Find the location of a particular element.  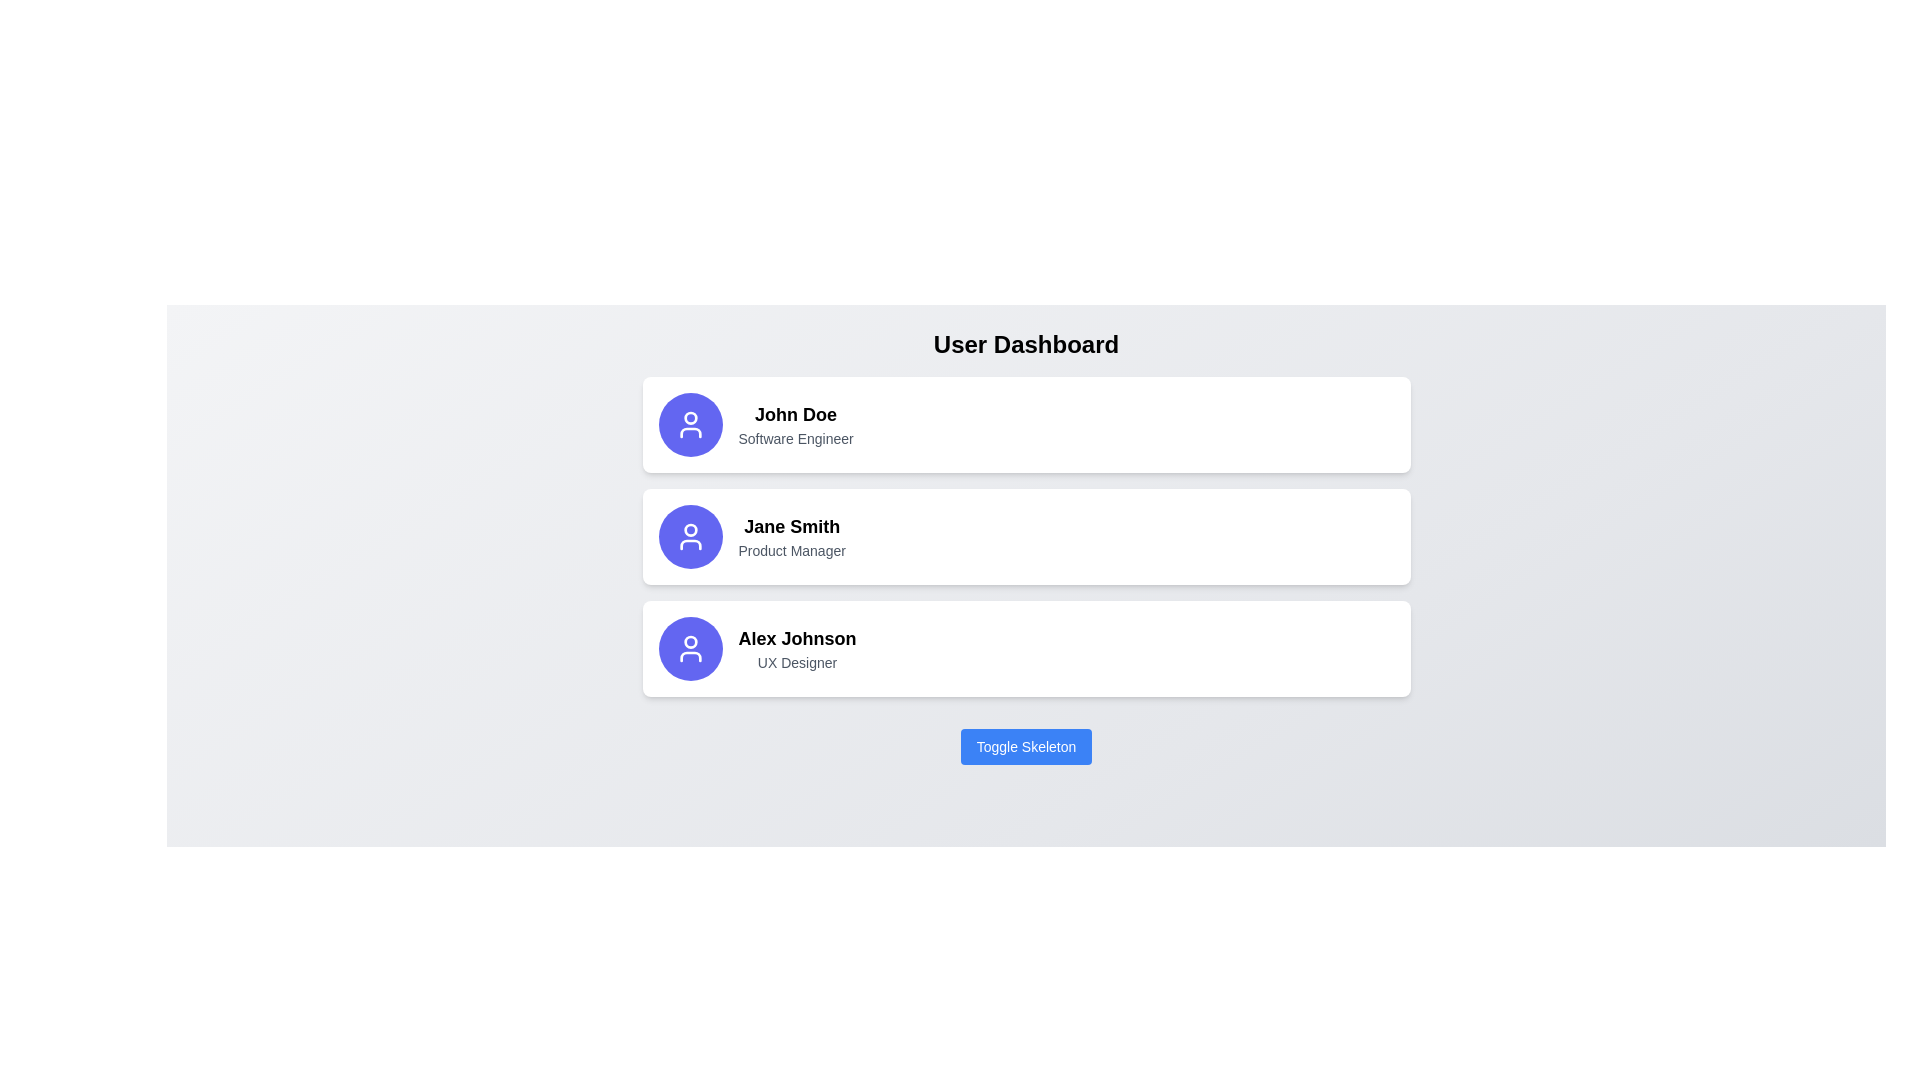

the button located below the list of user profiles, which toggles a visual or functional state related to the skeleton concept is located at coordinates (1026, 747).